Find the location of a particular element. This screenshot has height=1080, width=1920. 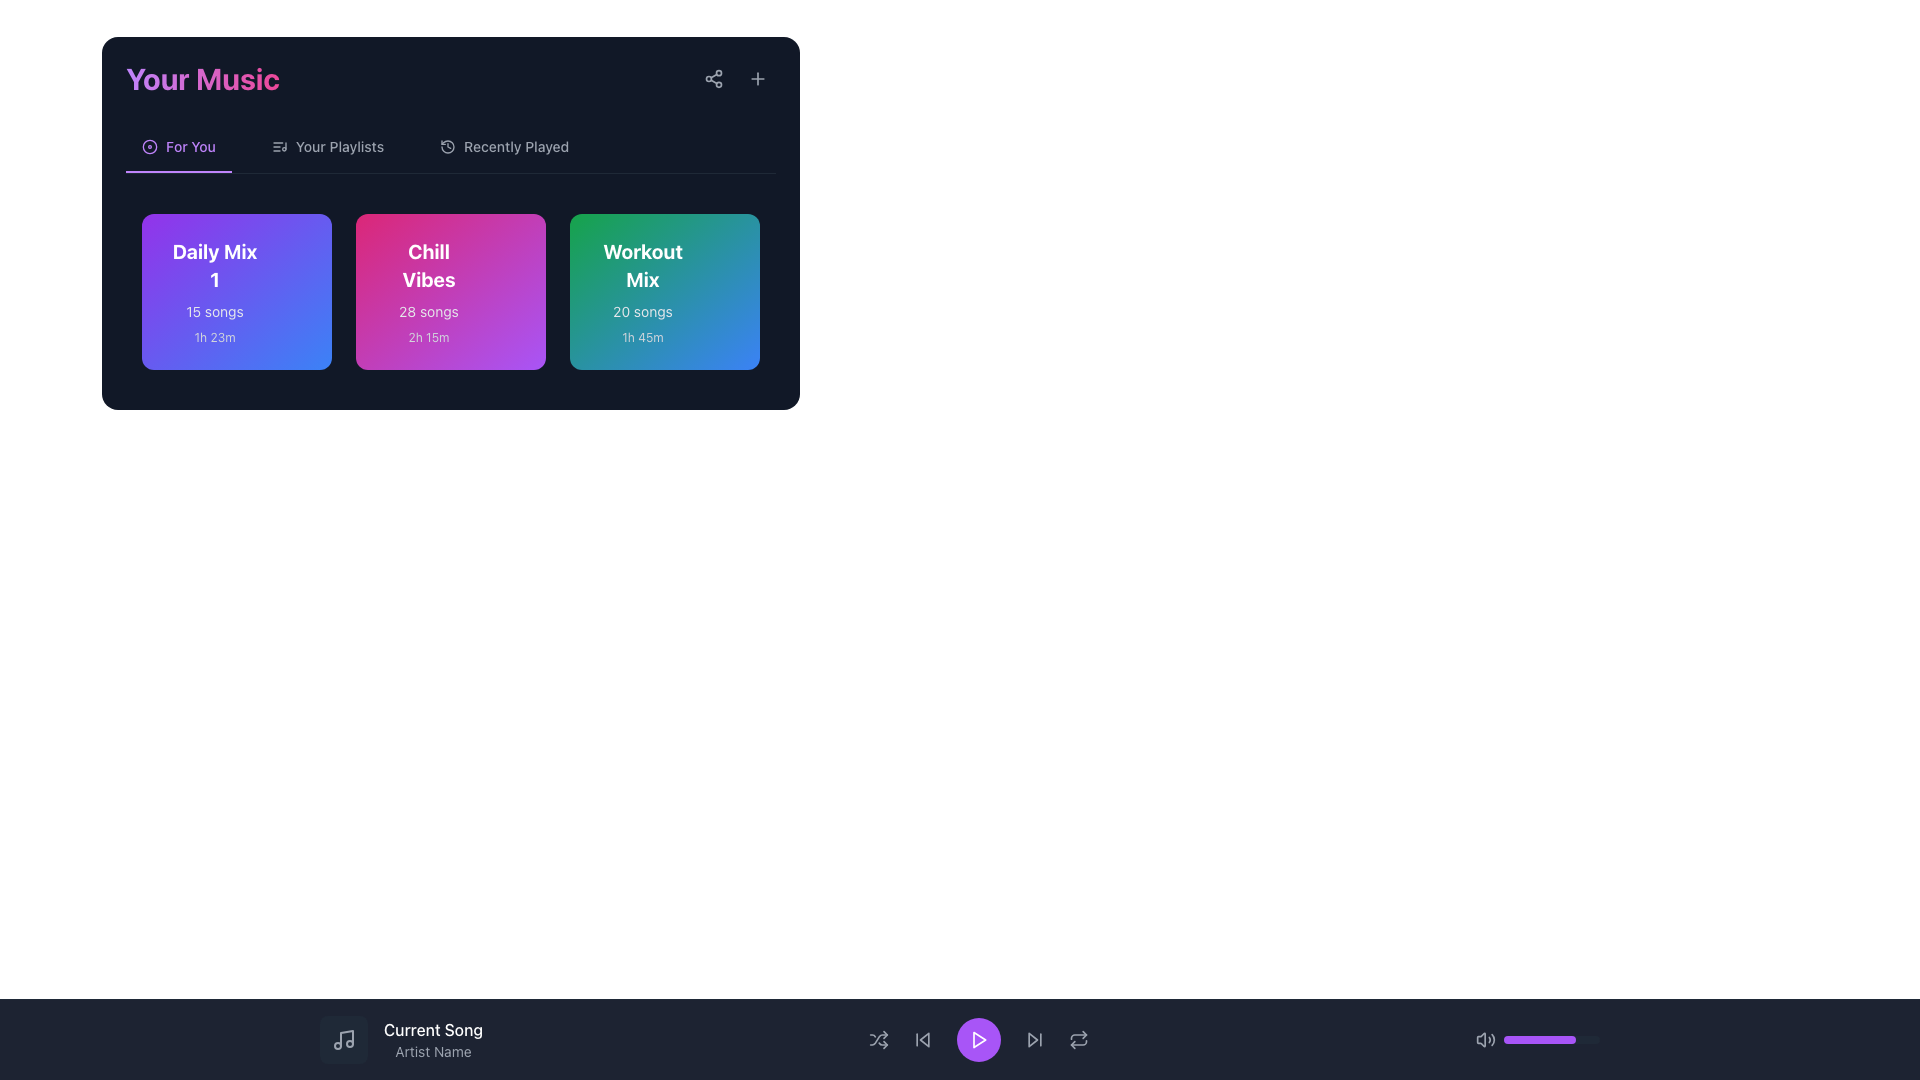

the skip button located immediately right of the play button in the media control icons is located at coordinates (1035, 1039).